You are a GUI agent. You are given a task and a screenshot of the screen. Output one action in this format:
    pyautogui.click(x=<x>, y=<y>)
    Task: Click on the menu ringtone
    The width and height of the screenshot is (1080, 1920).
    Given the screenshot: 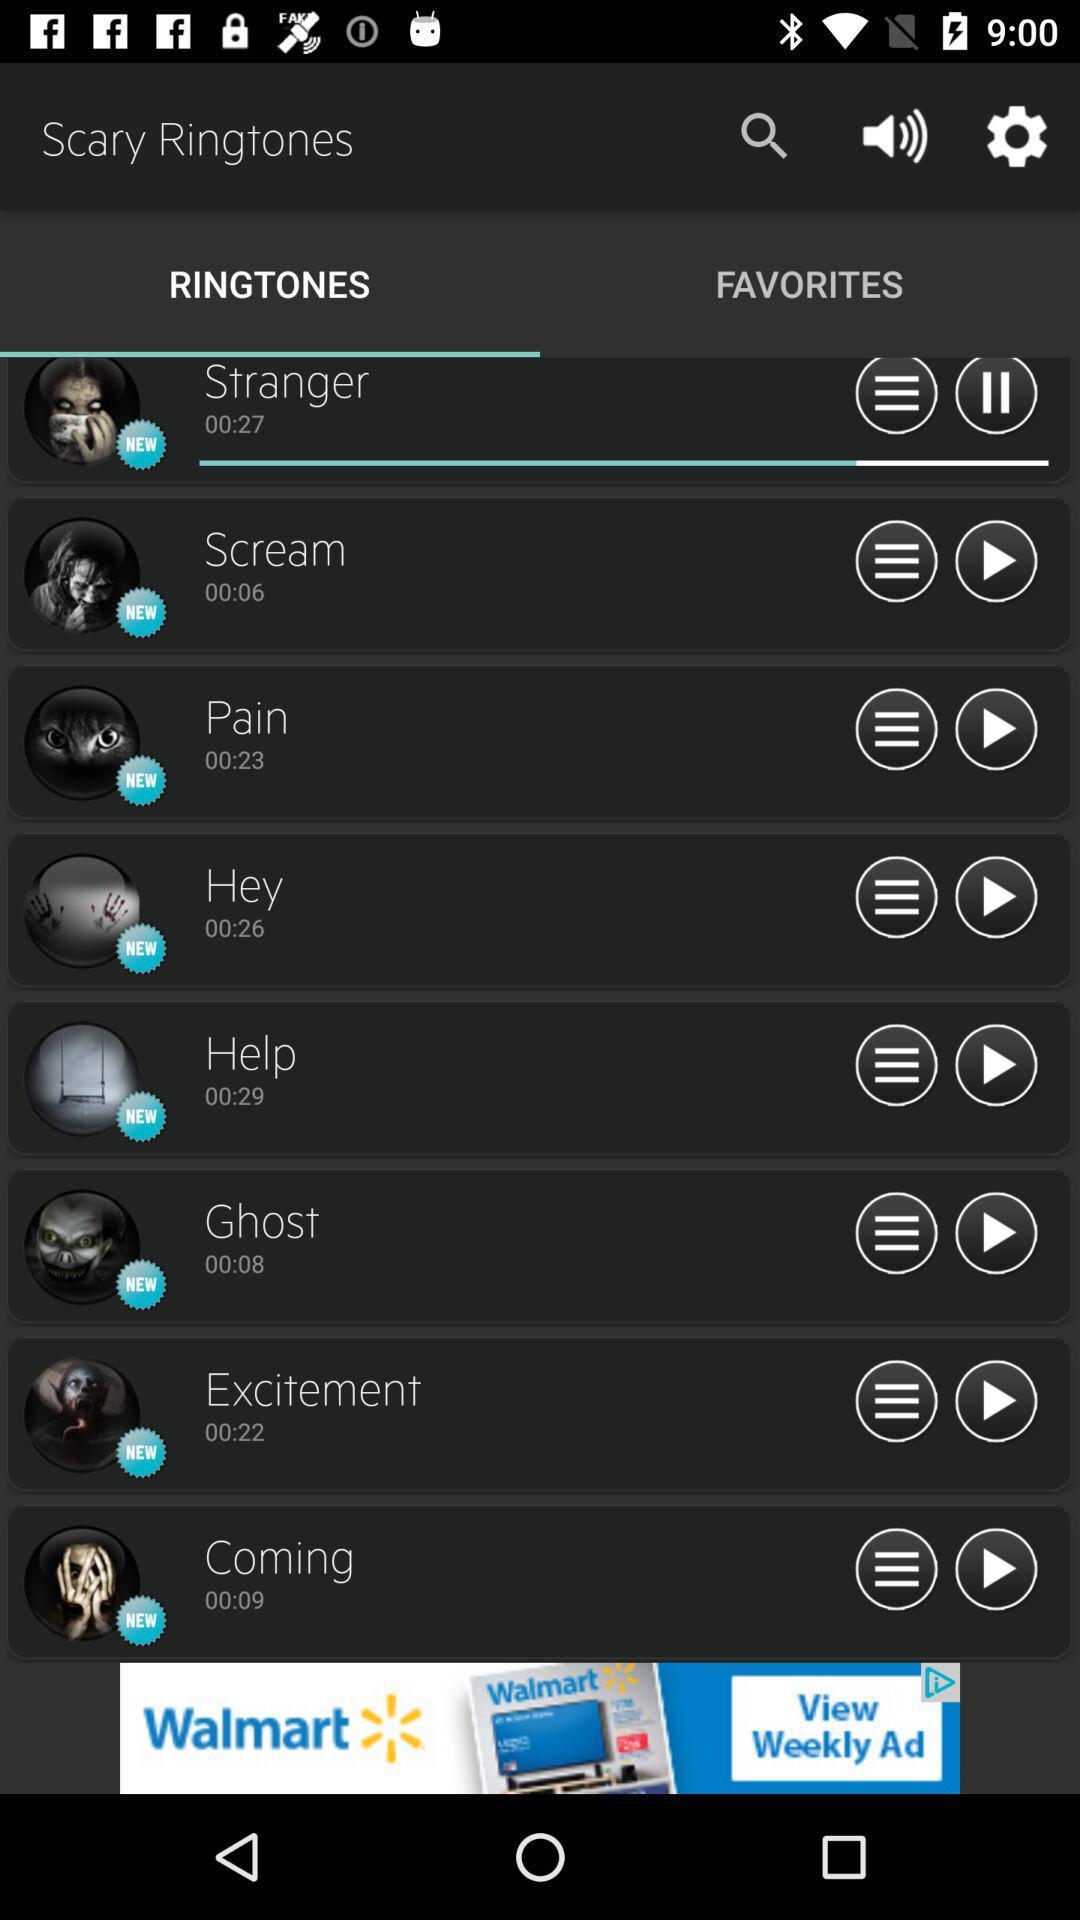 What is the action you would take?
    pyautogui.click(x=895, y=729)
    